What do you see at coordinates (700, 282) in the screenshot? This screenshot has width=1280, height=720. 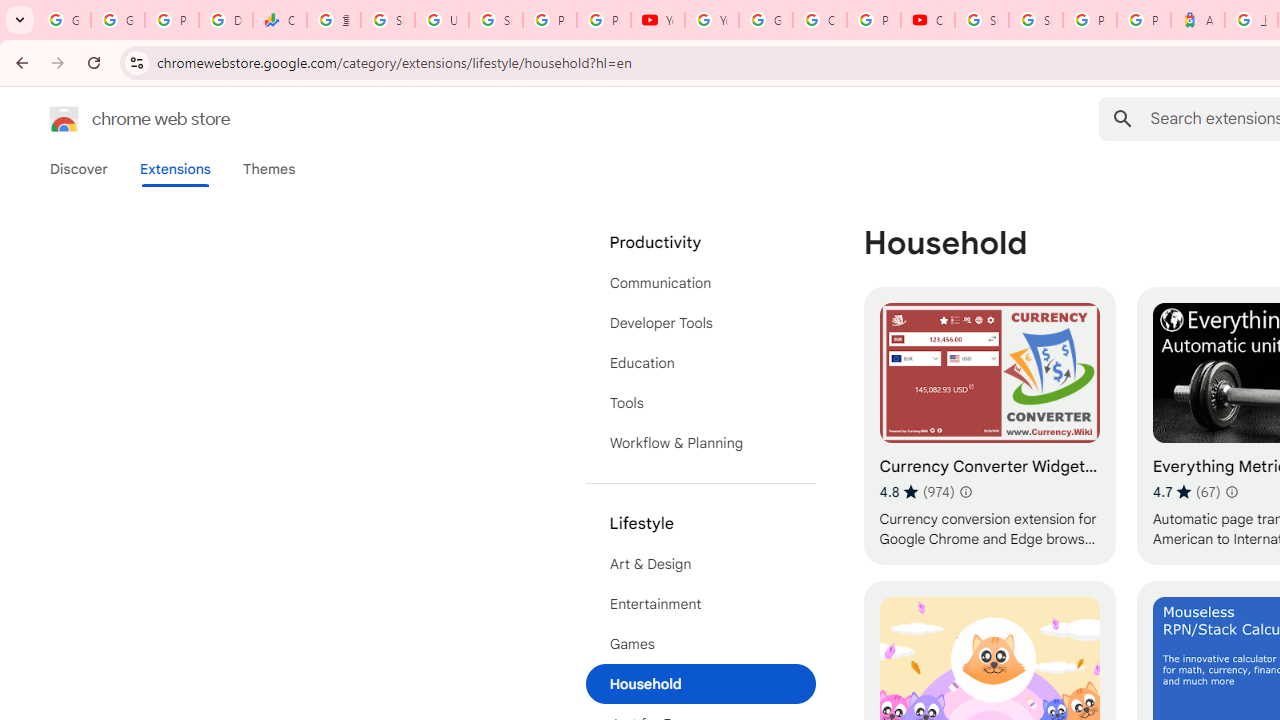 I see `'Communication'` at bounding box center [700, 282].